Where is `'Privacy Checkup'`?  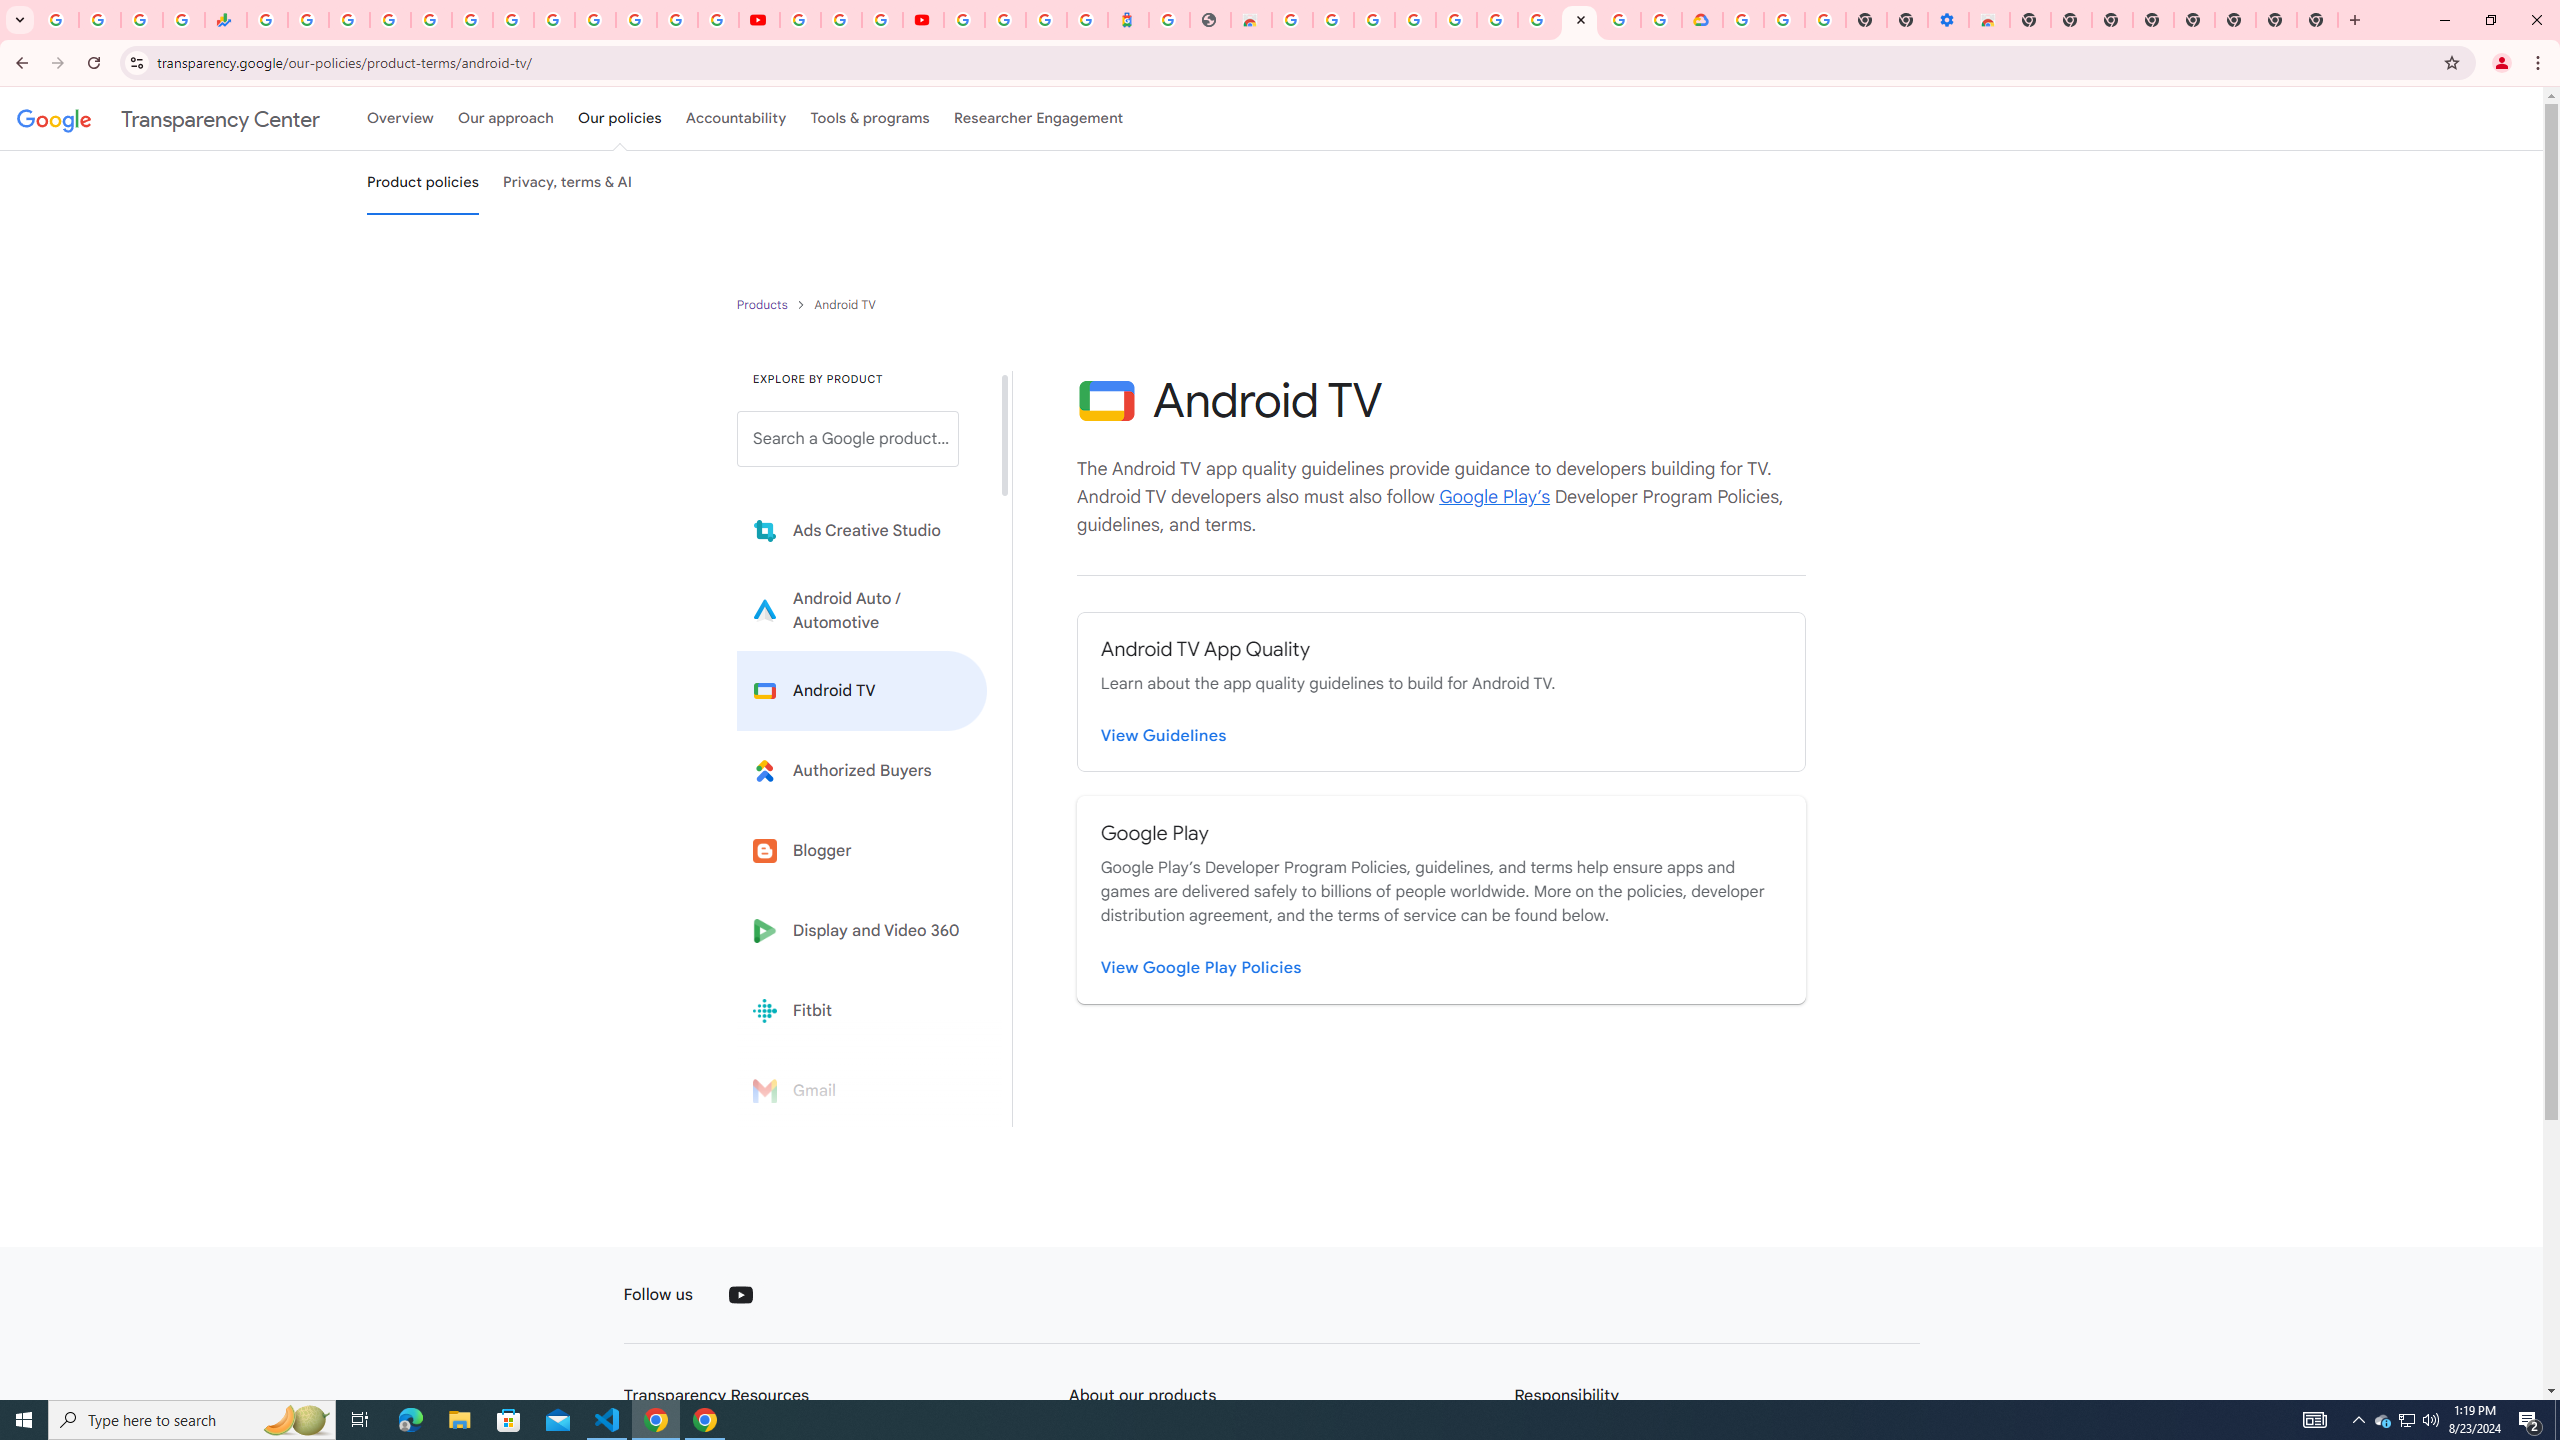 'Privacy Checkup' is located at coordinates (717, 19).